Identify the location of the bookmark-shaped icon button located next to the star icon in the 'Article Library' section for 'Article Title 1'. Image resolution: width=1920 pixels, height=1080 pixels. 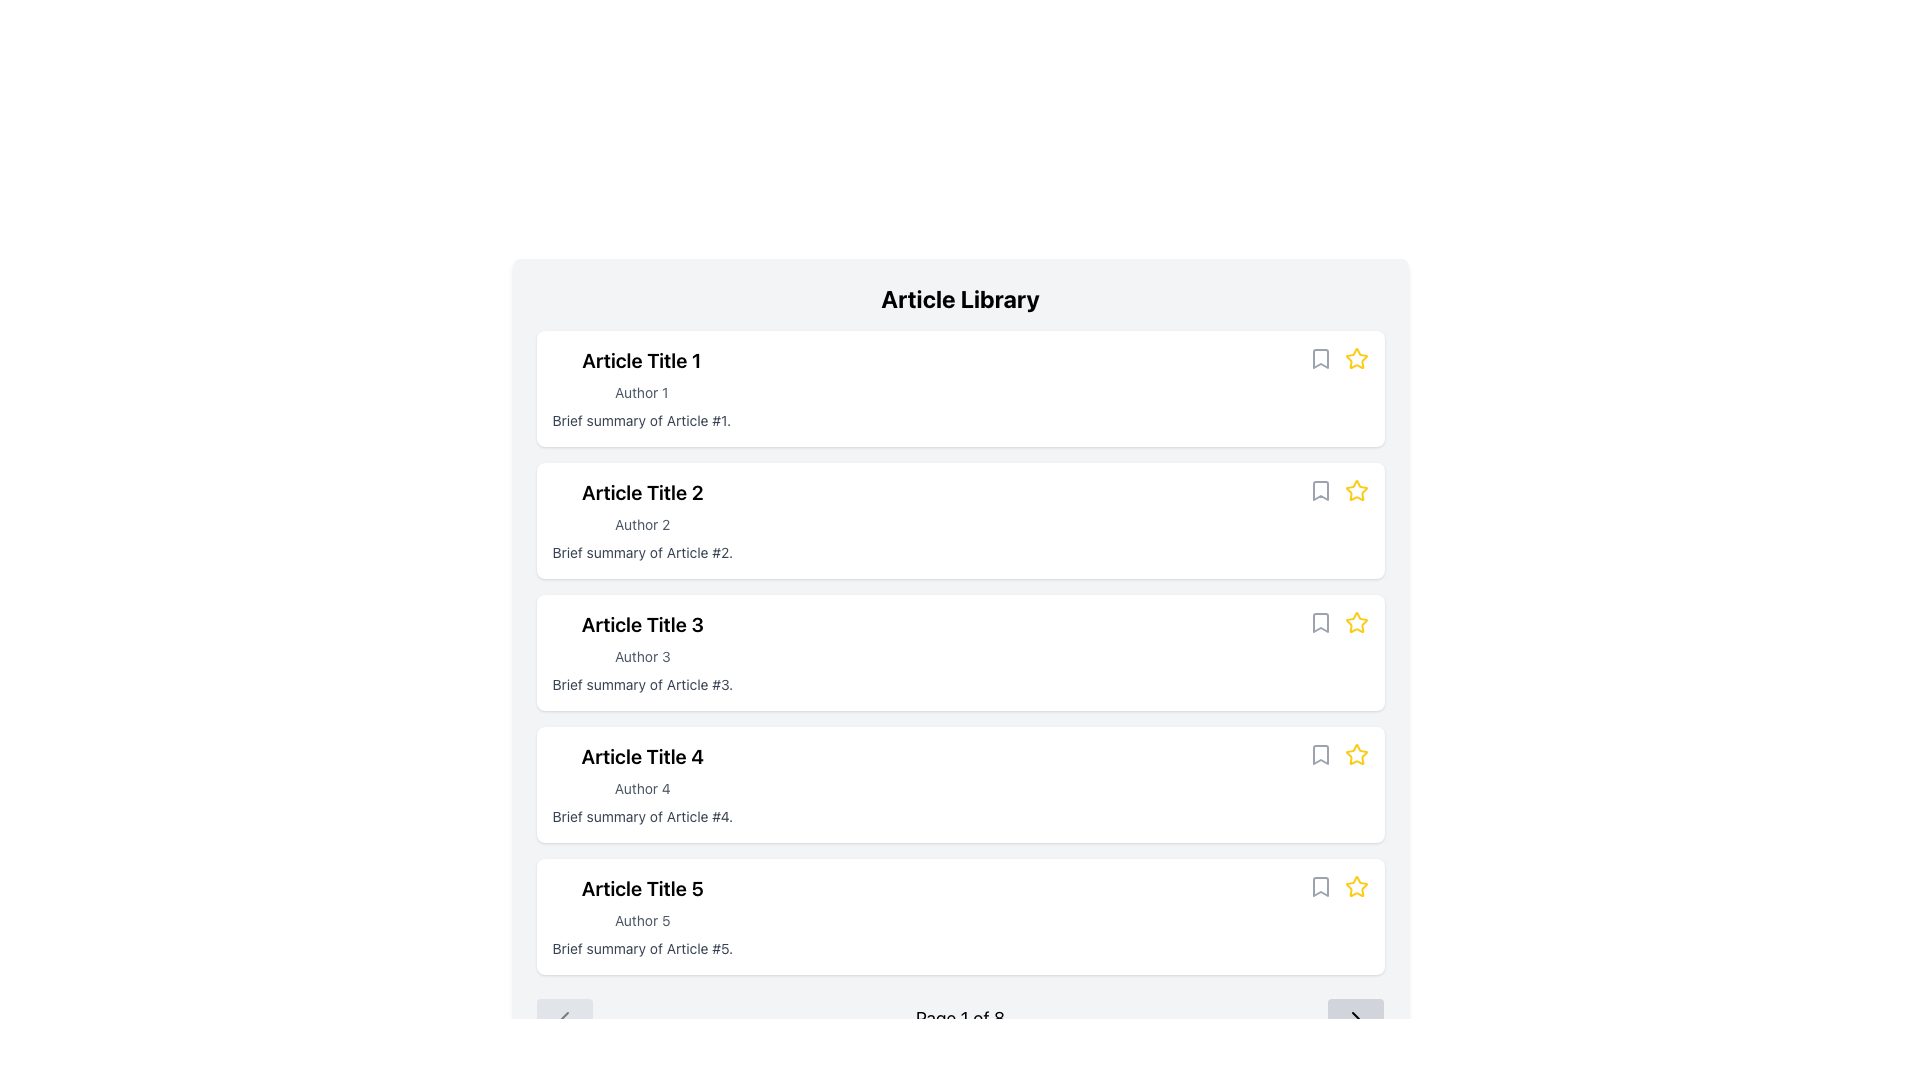
(1320, 357).